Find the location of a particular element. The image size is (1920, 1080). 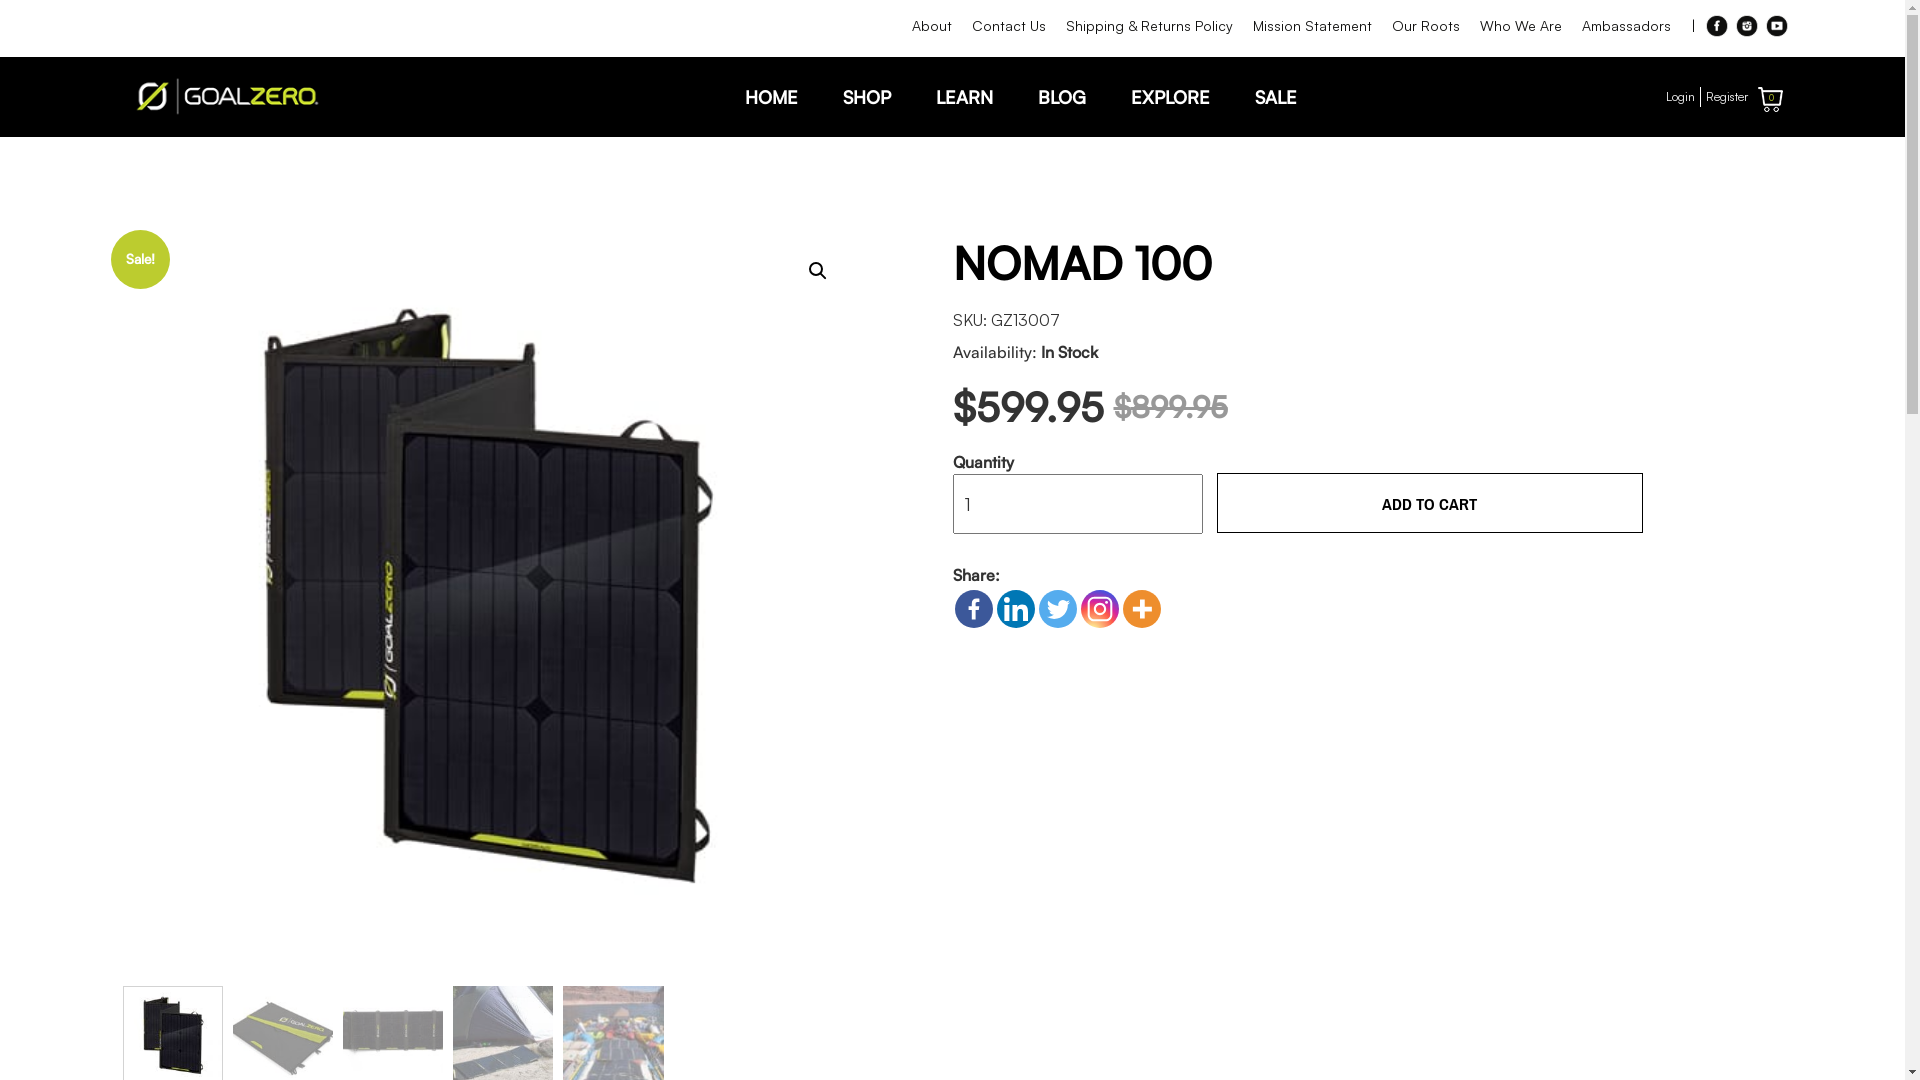

'About' is located at coordinates (930, 26).